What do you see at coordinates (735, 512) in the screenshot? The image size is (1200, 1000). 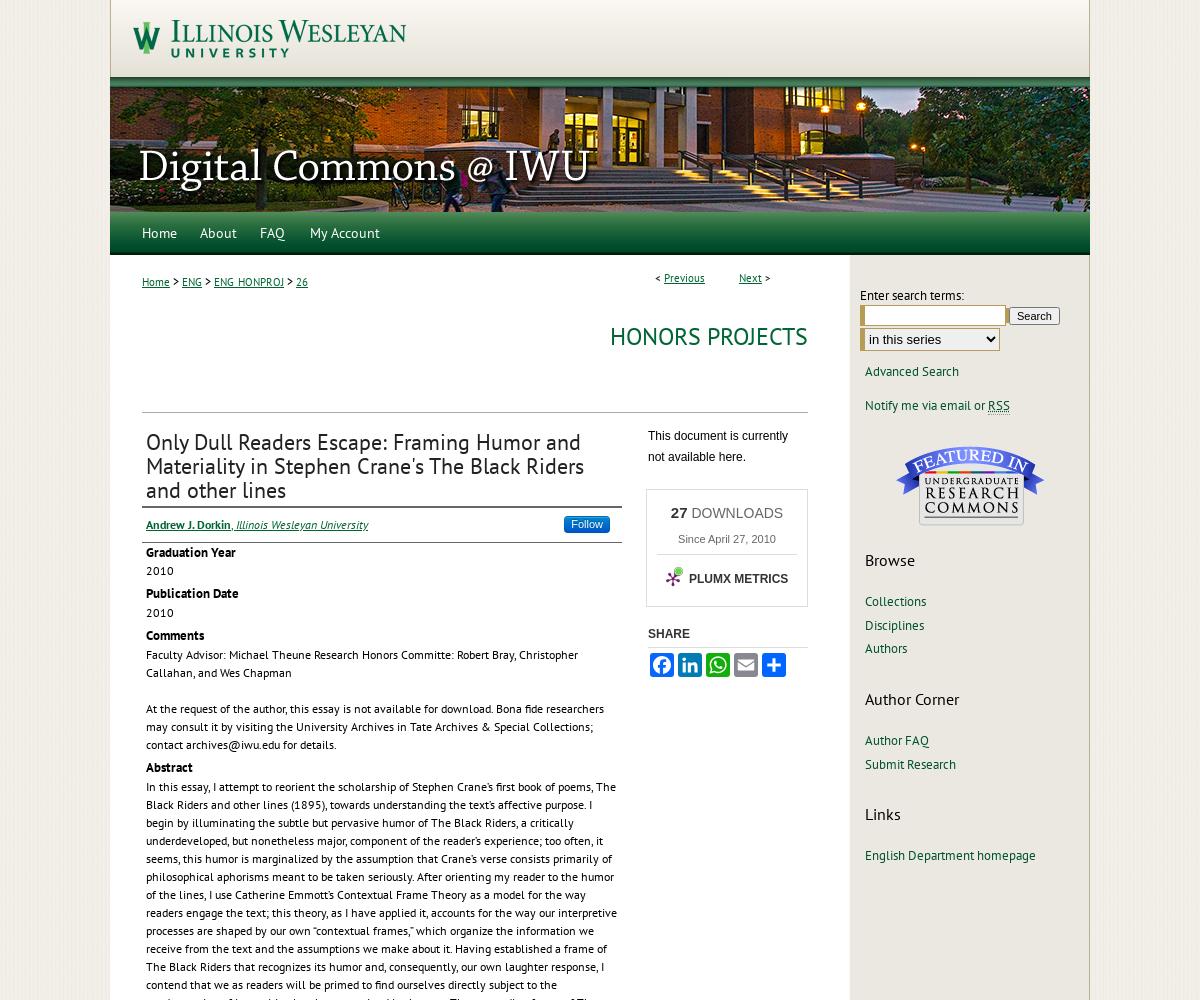 I see `'DOWNLOADS'` at bounding box center [735, 512].